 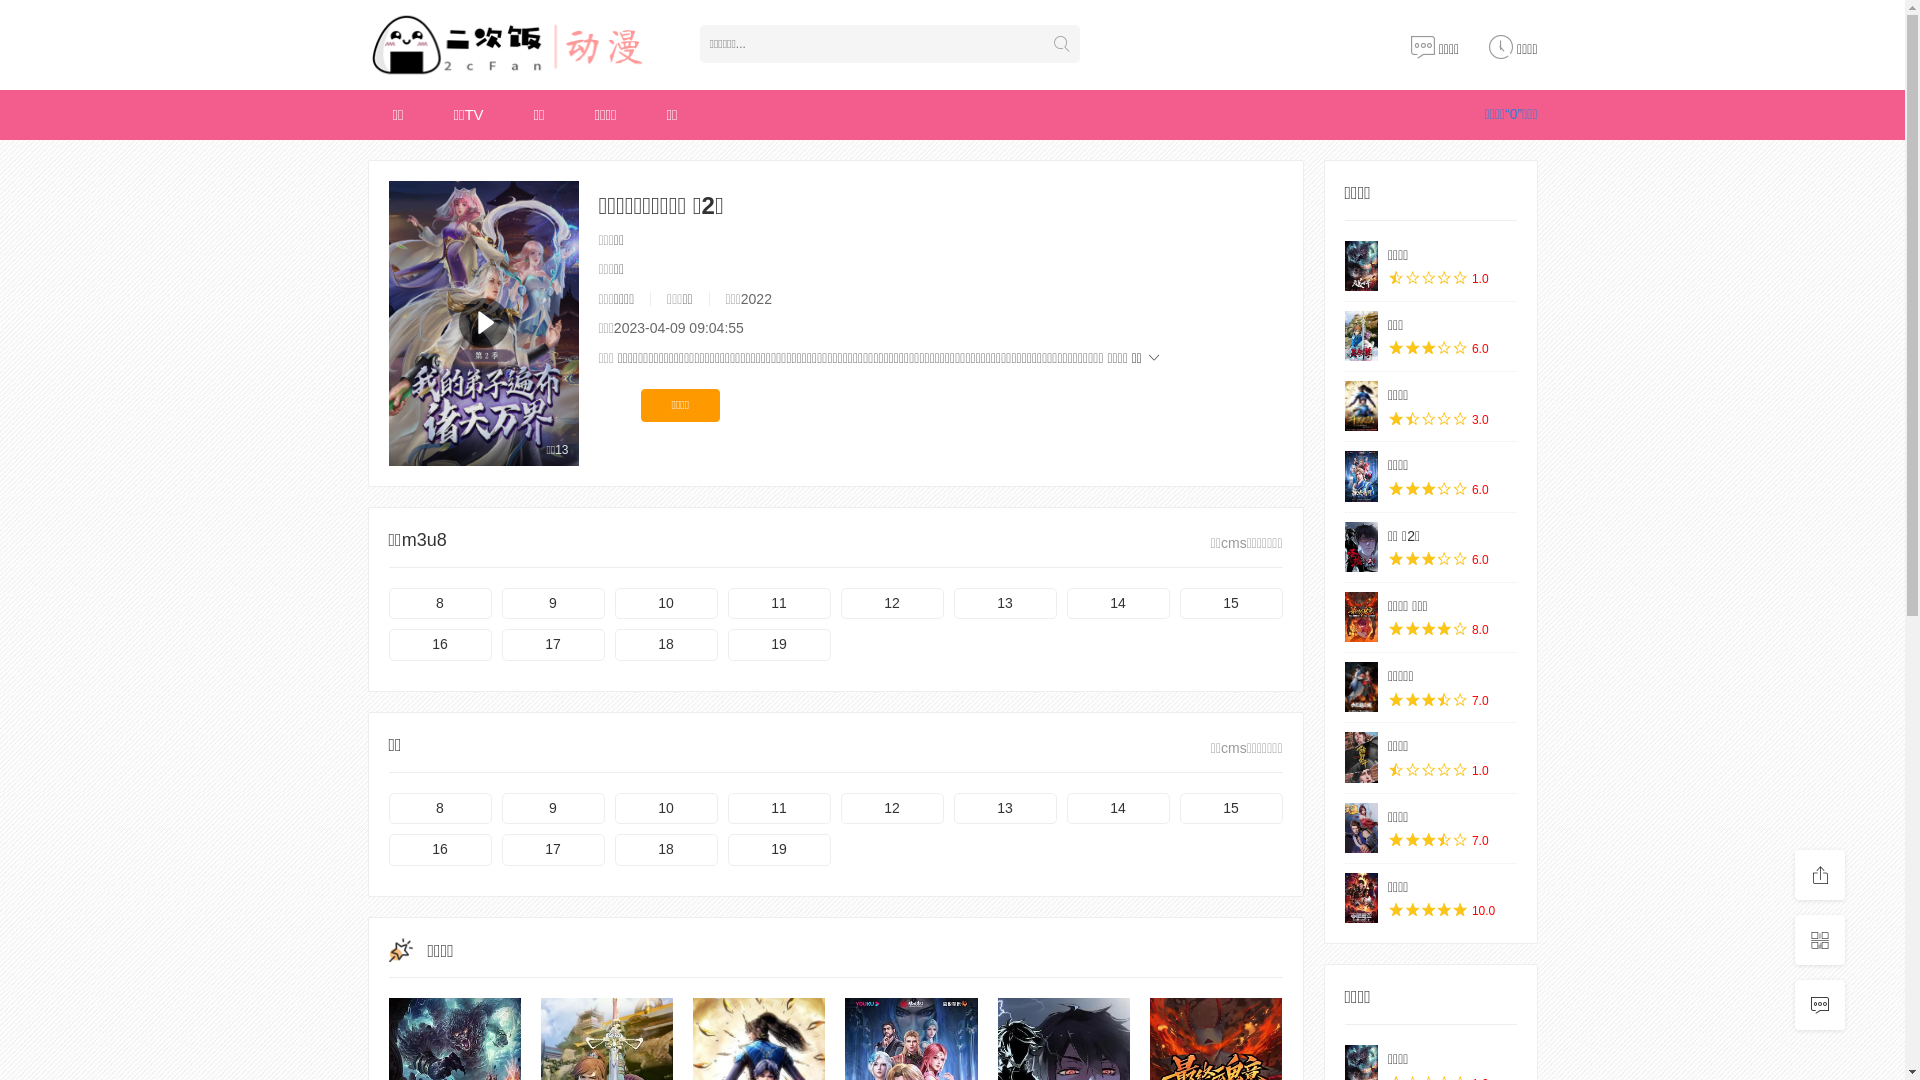 What do you see at coordinates (665, 808) in the screenshot?
I see `'10'` at bounding box center [665, 808].